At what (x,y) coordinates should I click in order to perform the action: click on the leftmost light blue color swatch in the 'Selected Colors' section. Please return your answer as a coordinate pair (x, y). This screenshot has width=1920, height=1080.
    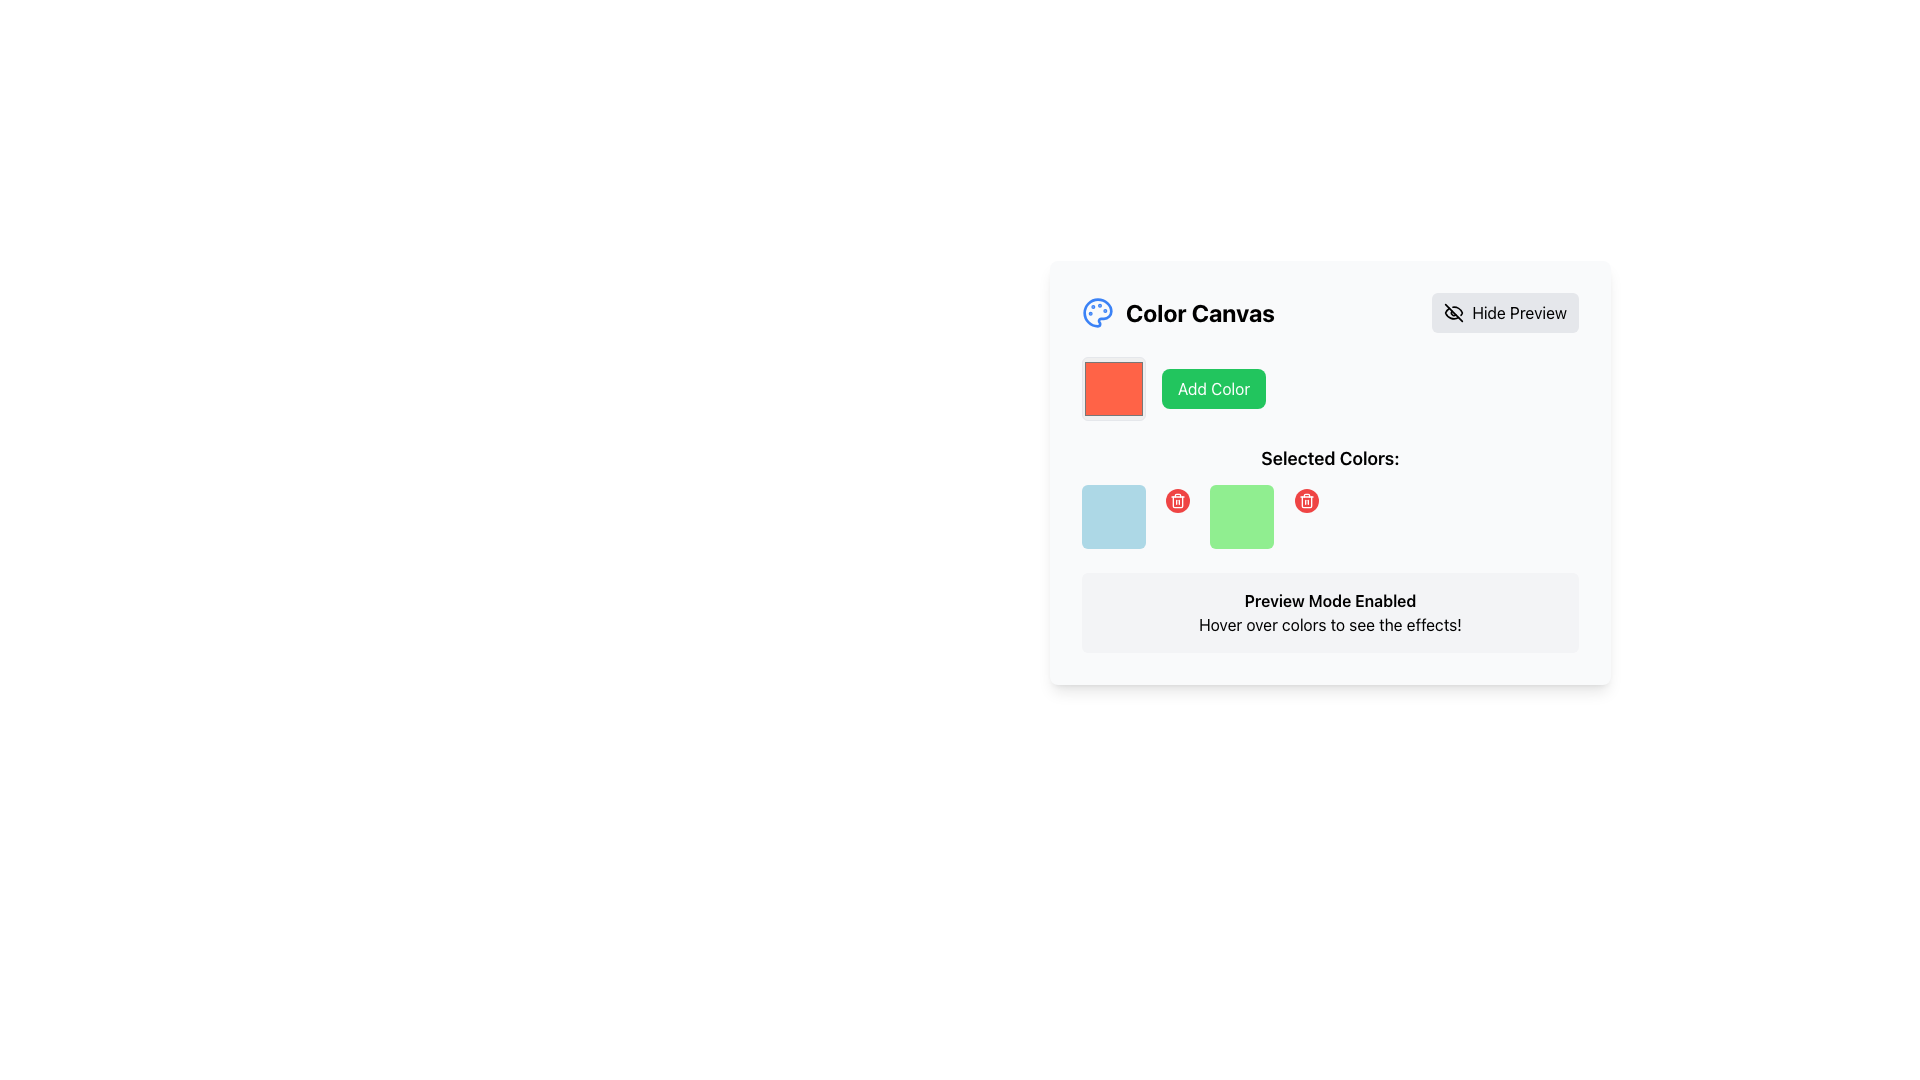
    Looking at the image, I should click on (1112, 515).